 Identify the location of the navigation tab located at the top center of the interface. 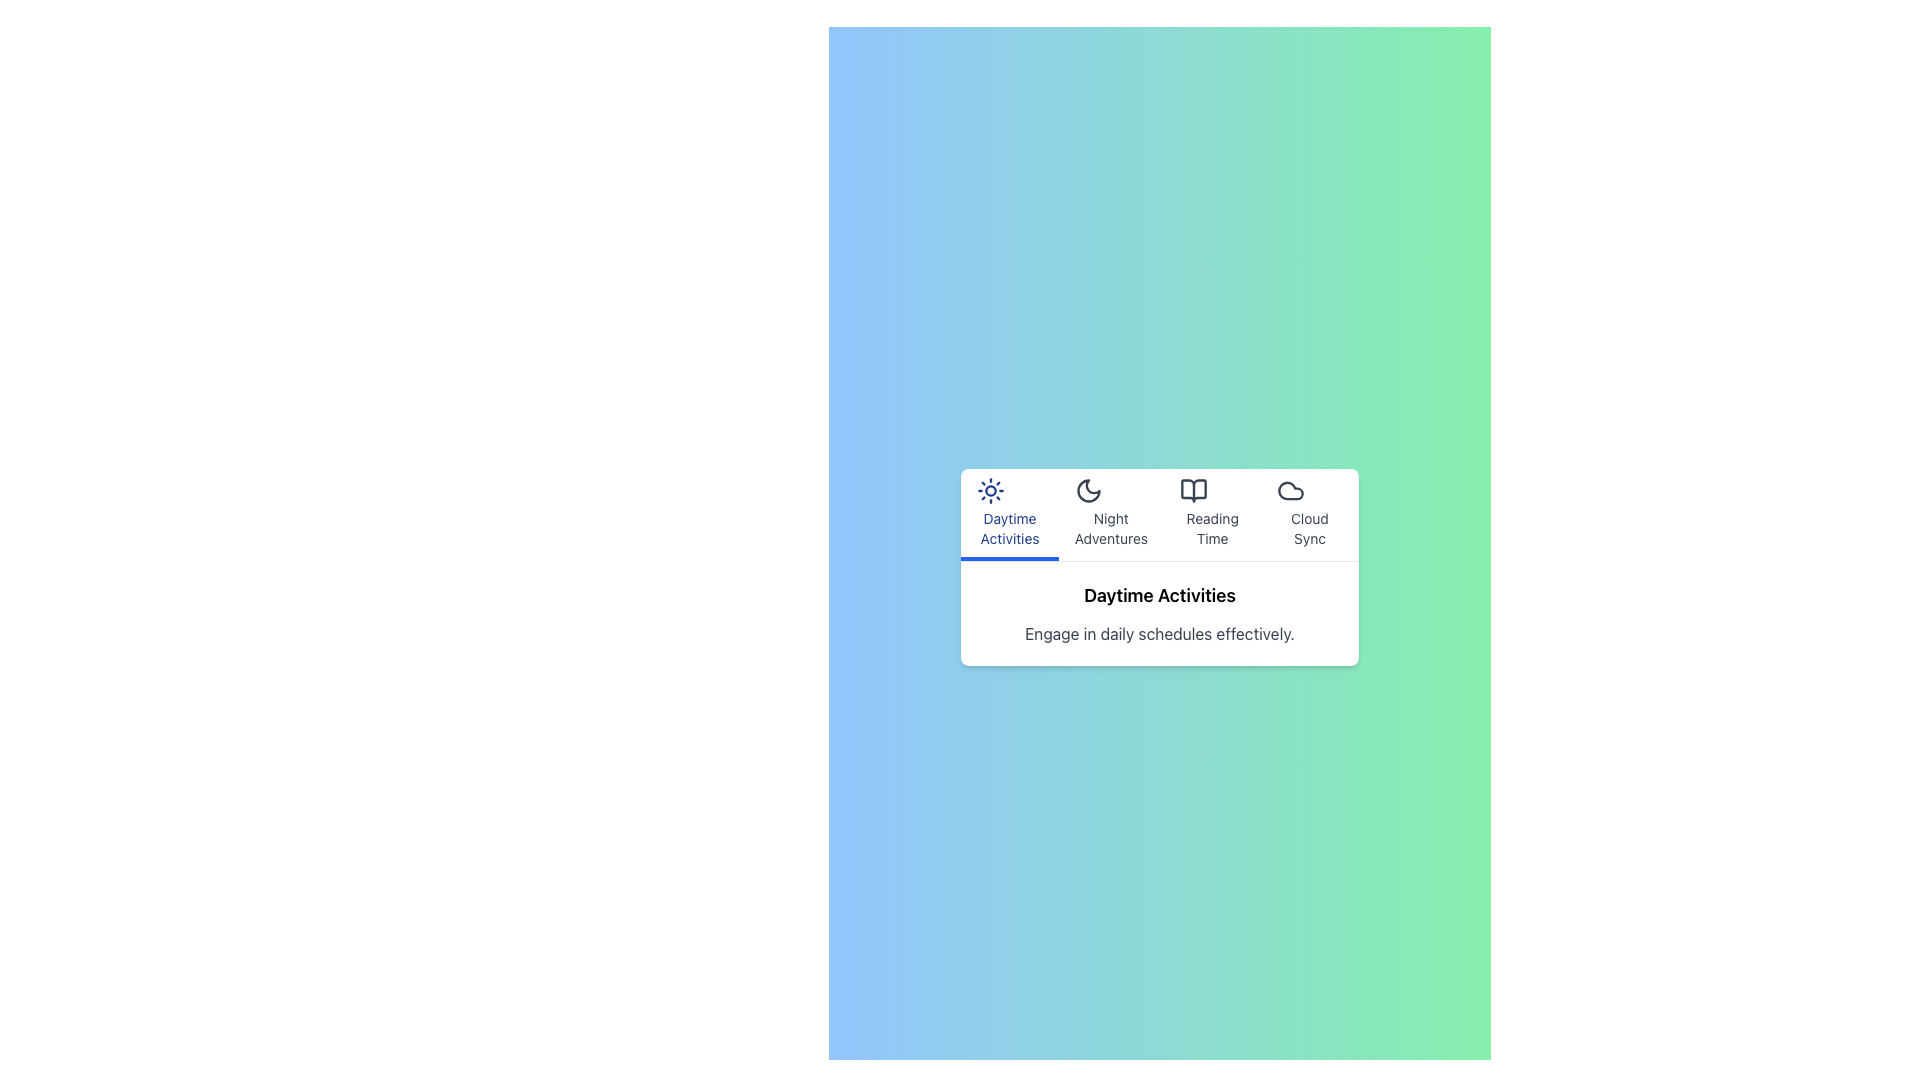
(1160, 514).